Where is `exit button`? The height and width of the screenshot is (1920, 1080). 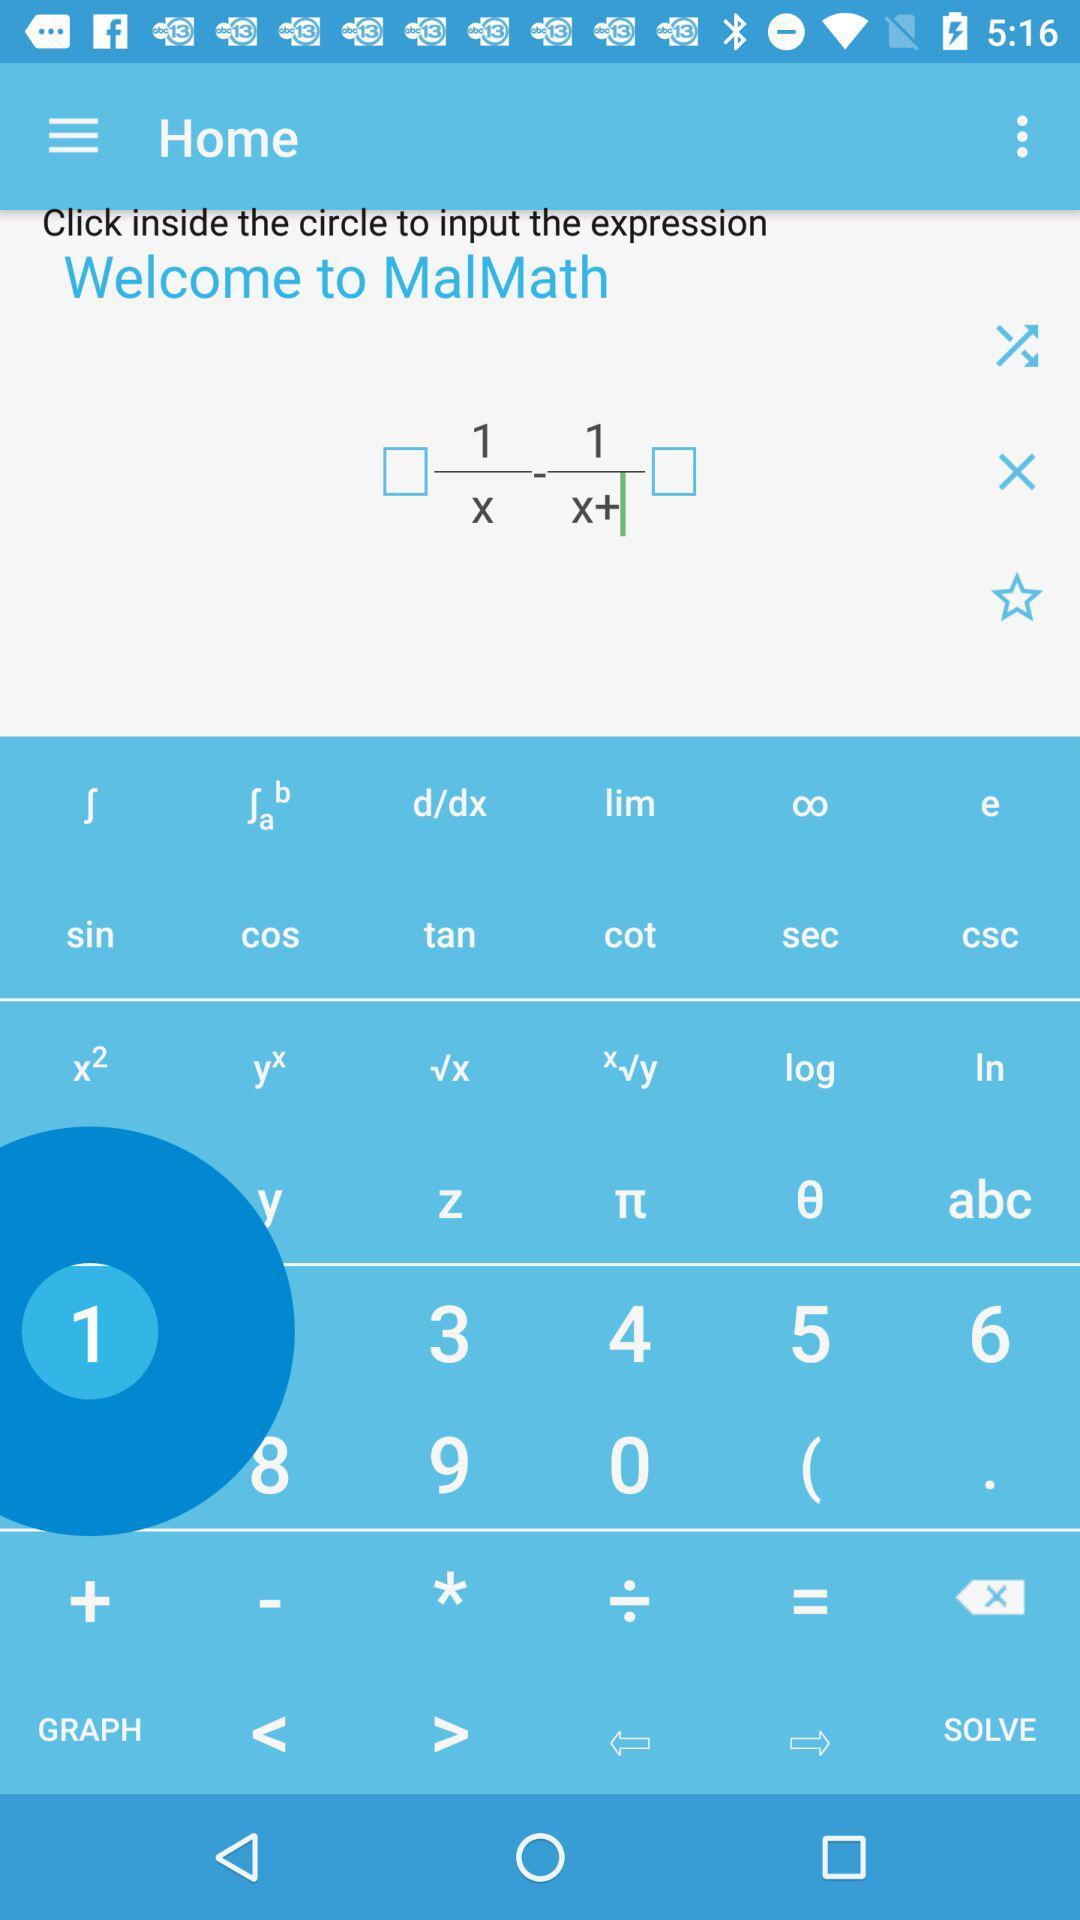
exit button is located at coordinates (673, 470).